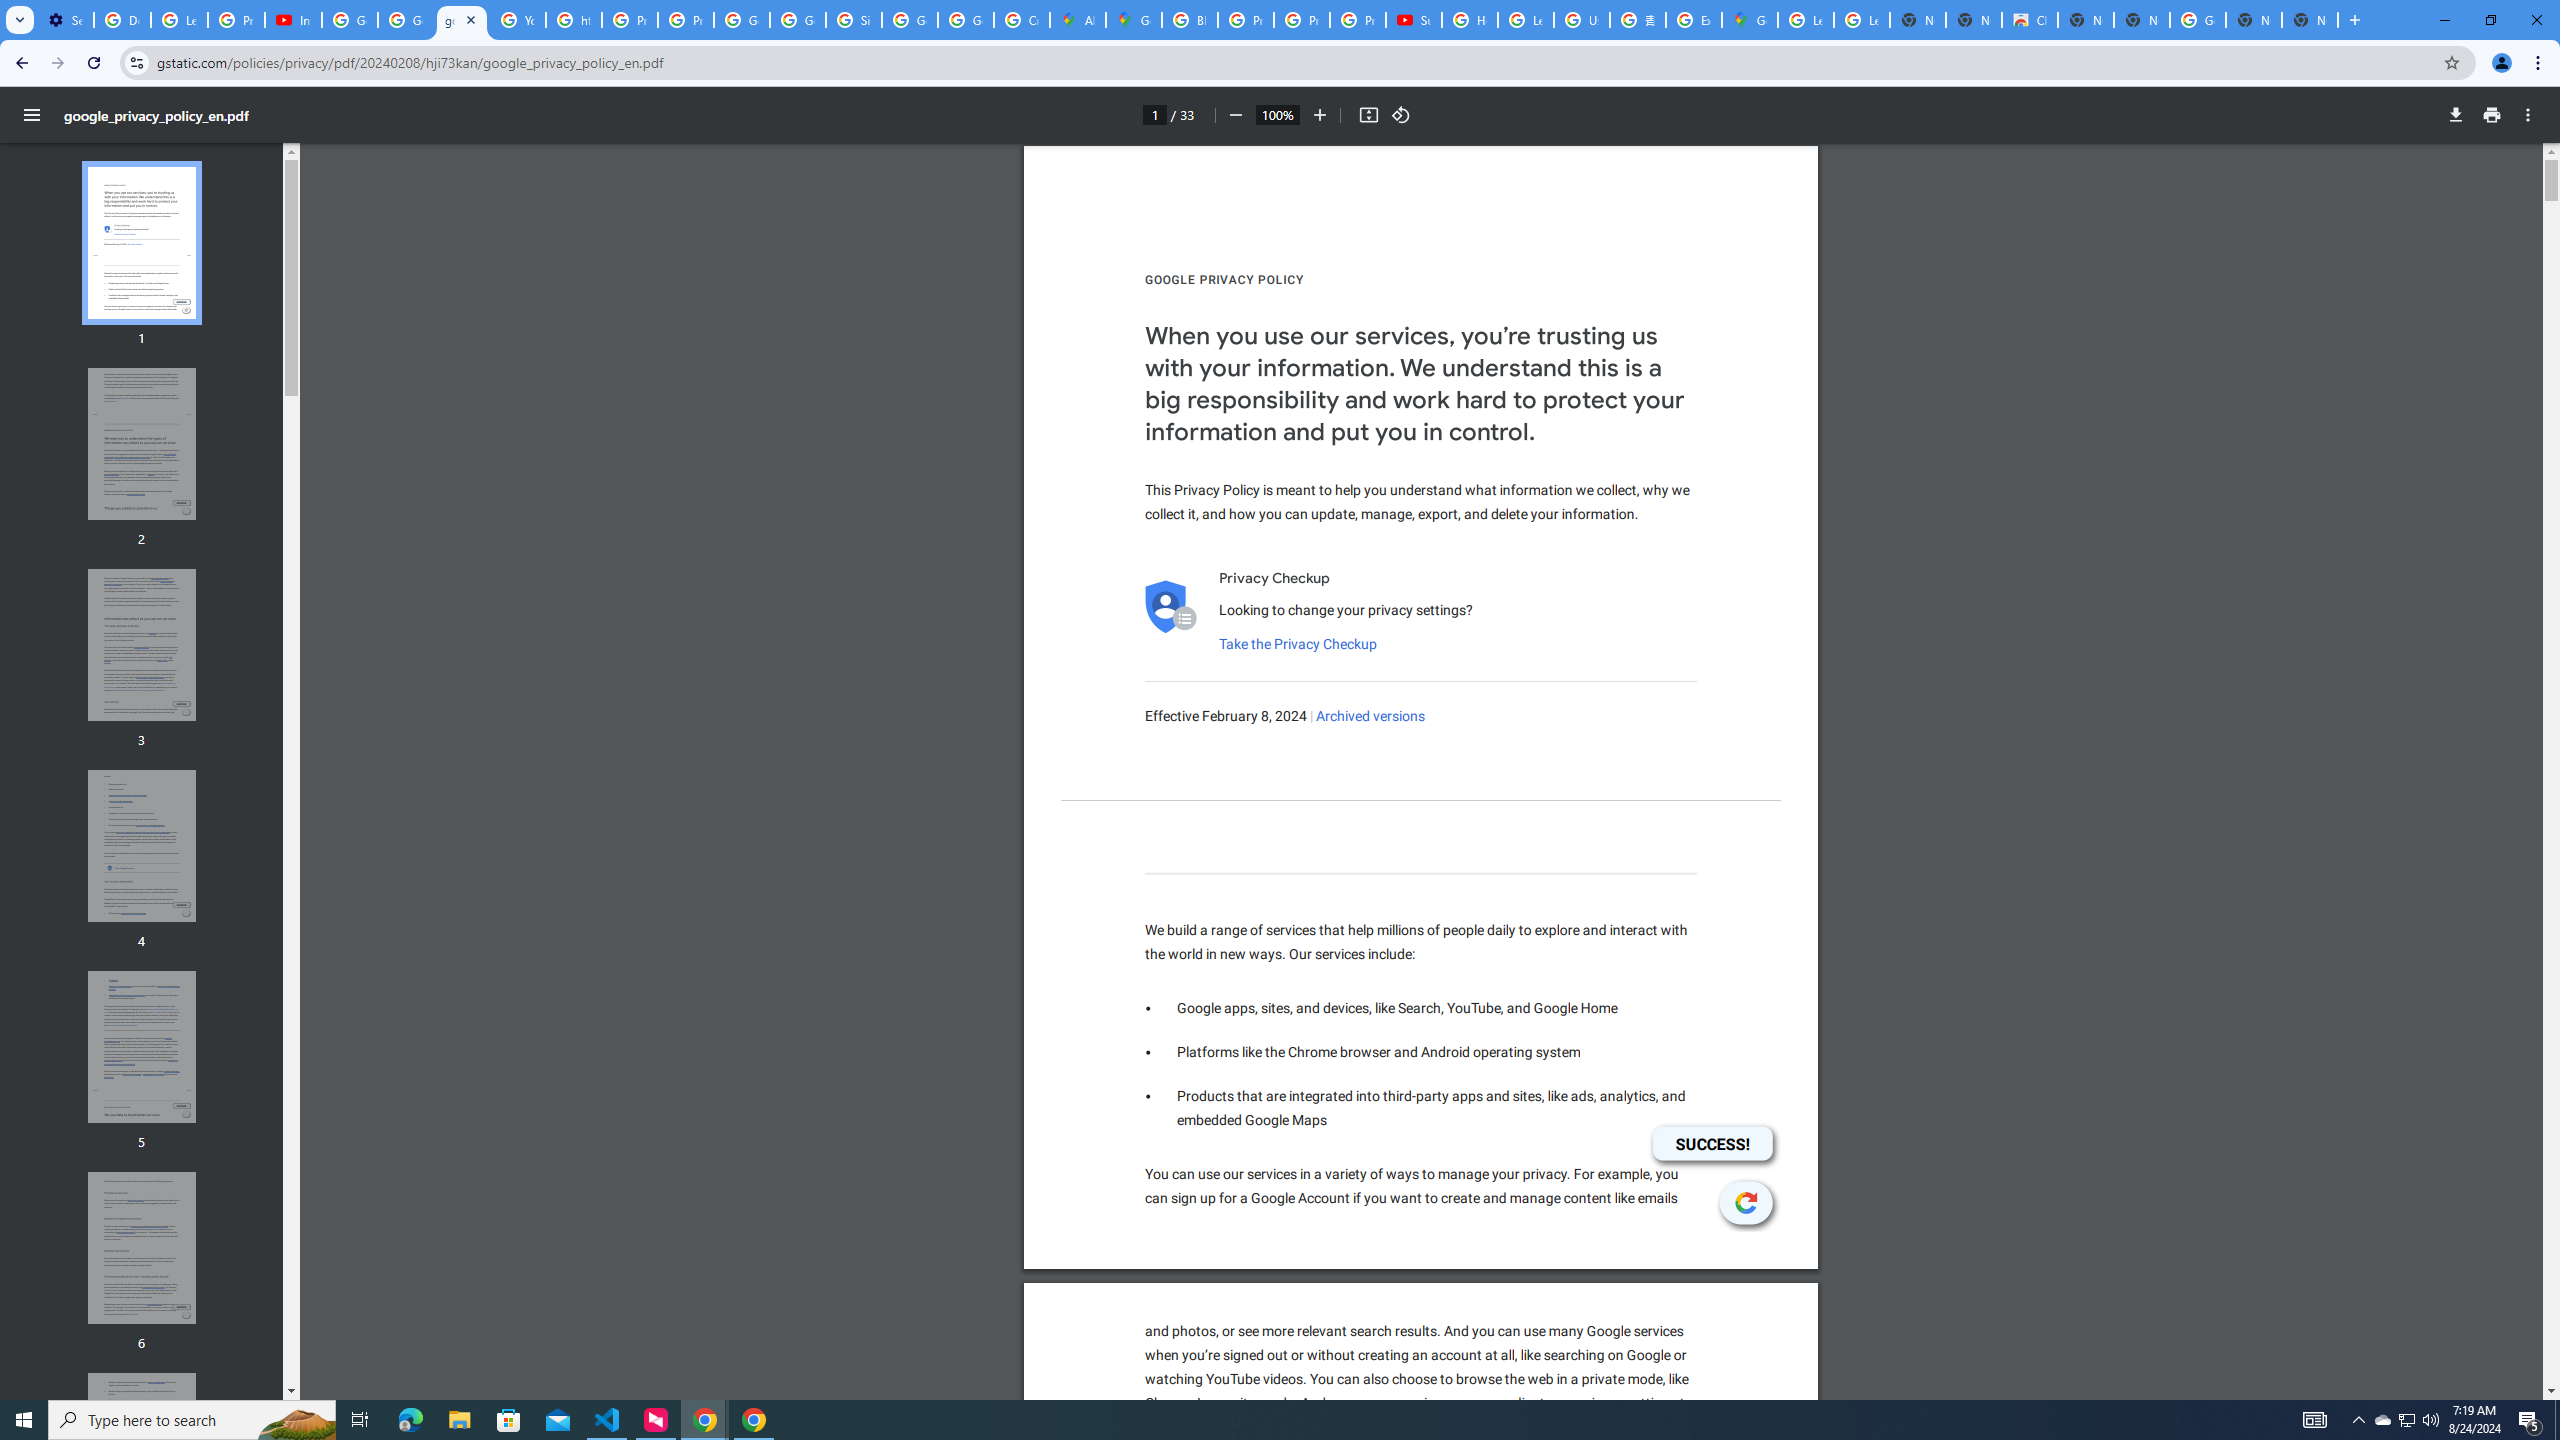  Describe the element at coordinates (1189, 19) in the screenshot. I see `'Blogger Policies and Guidelines - Transparency Center'` at that location.